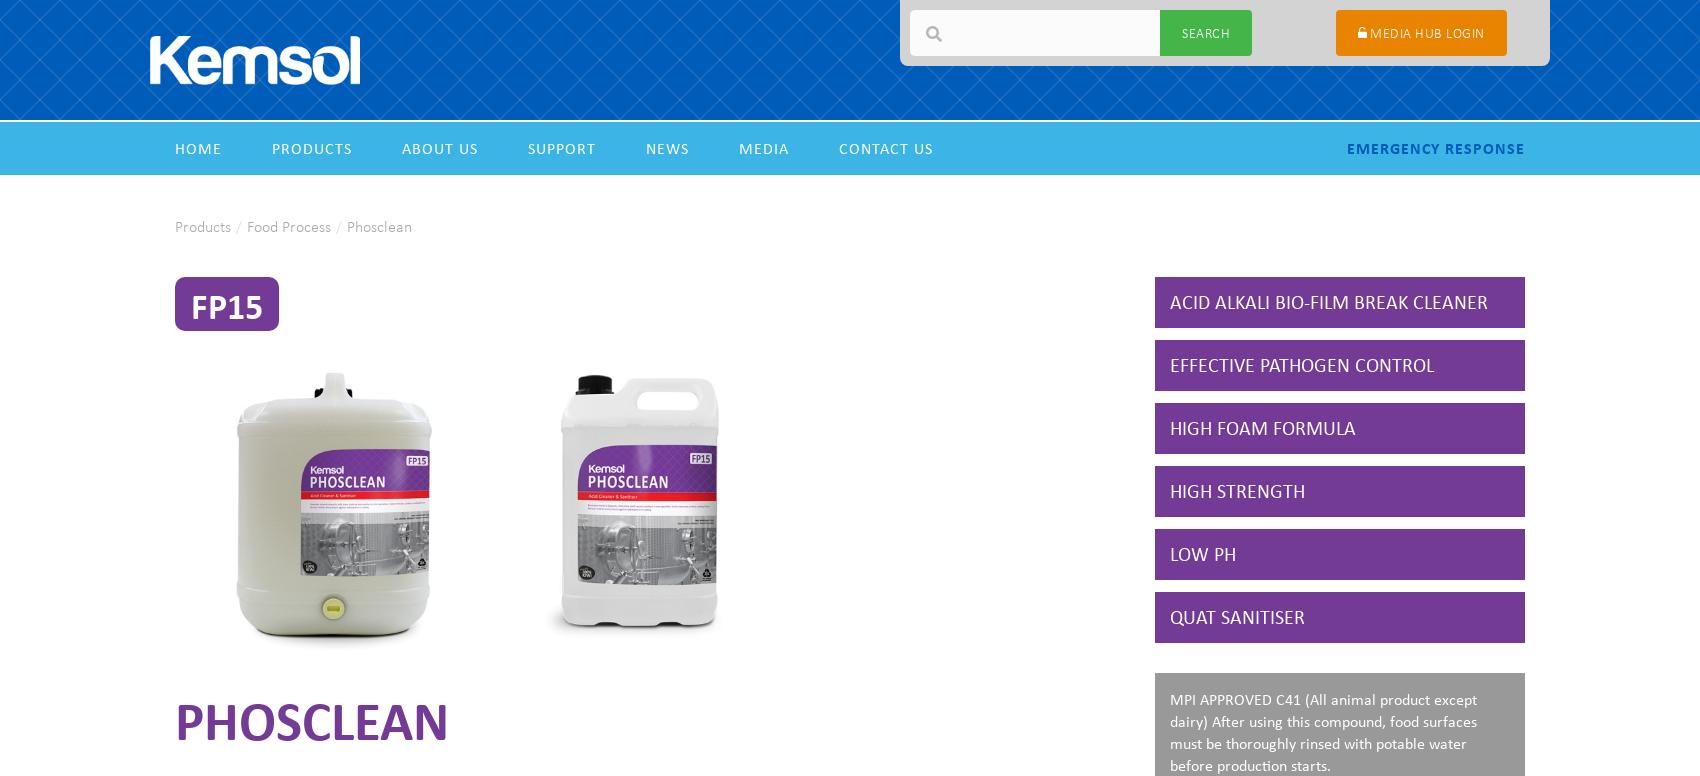  What do you see at coordinates (1169, 490) in the screenshot?
I see `'HIGH STRENGTH'` at bounding box center [1169, 490].